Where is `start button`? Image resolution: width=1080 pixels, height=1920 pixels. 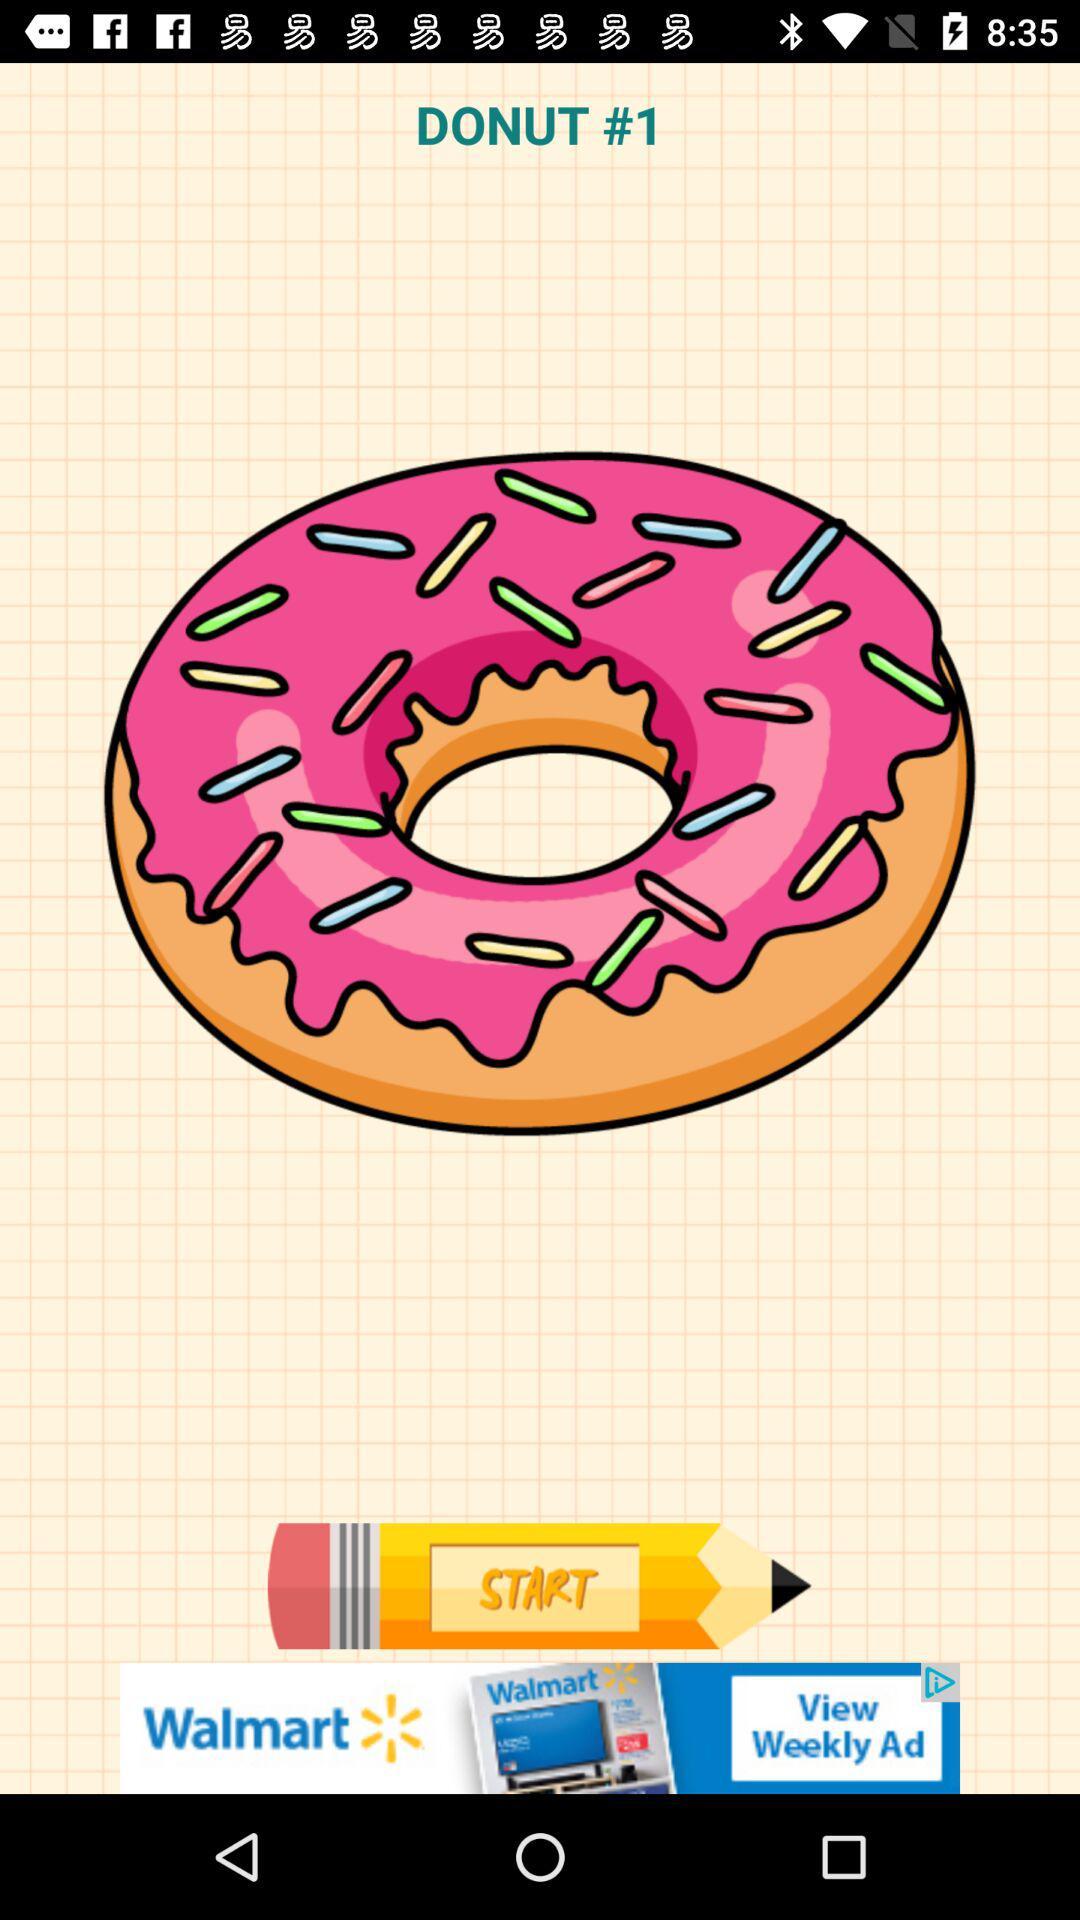
start button is located at coordinates (538, 1585).